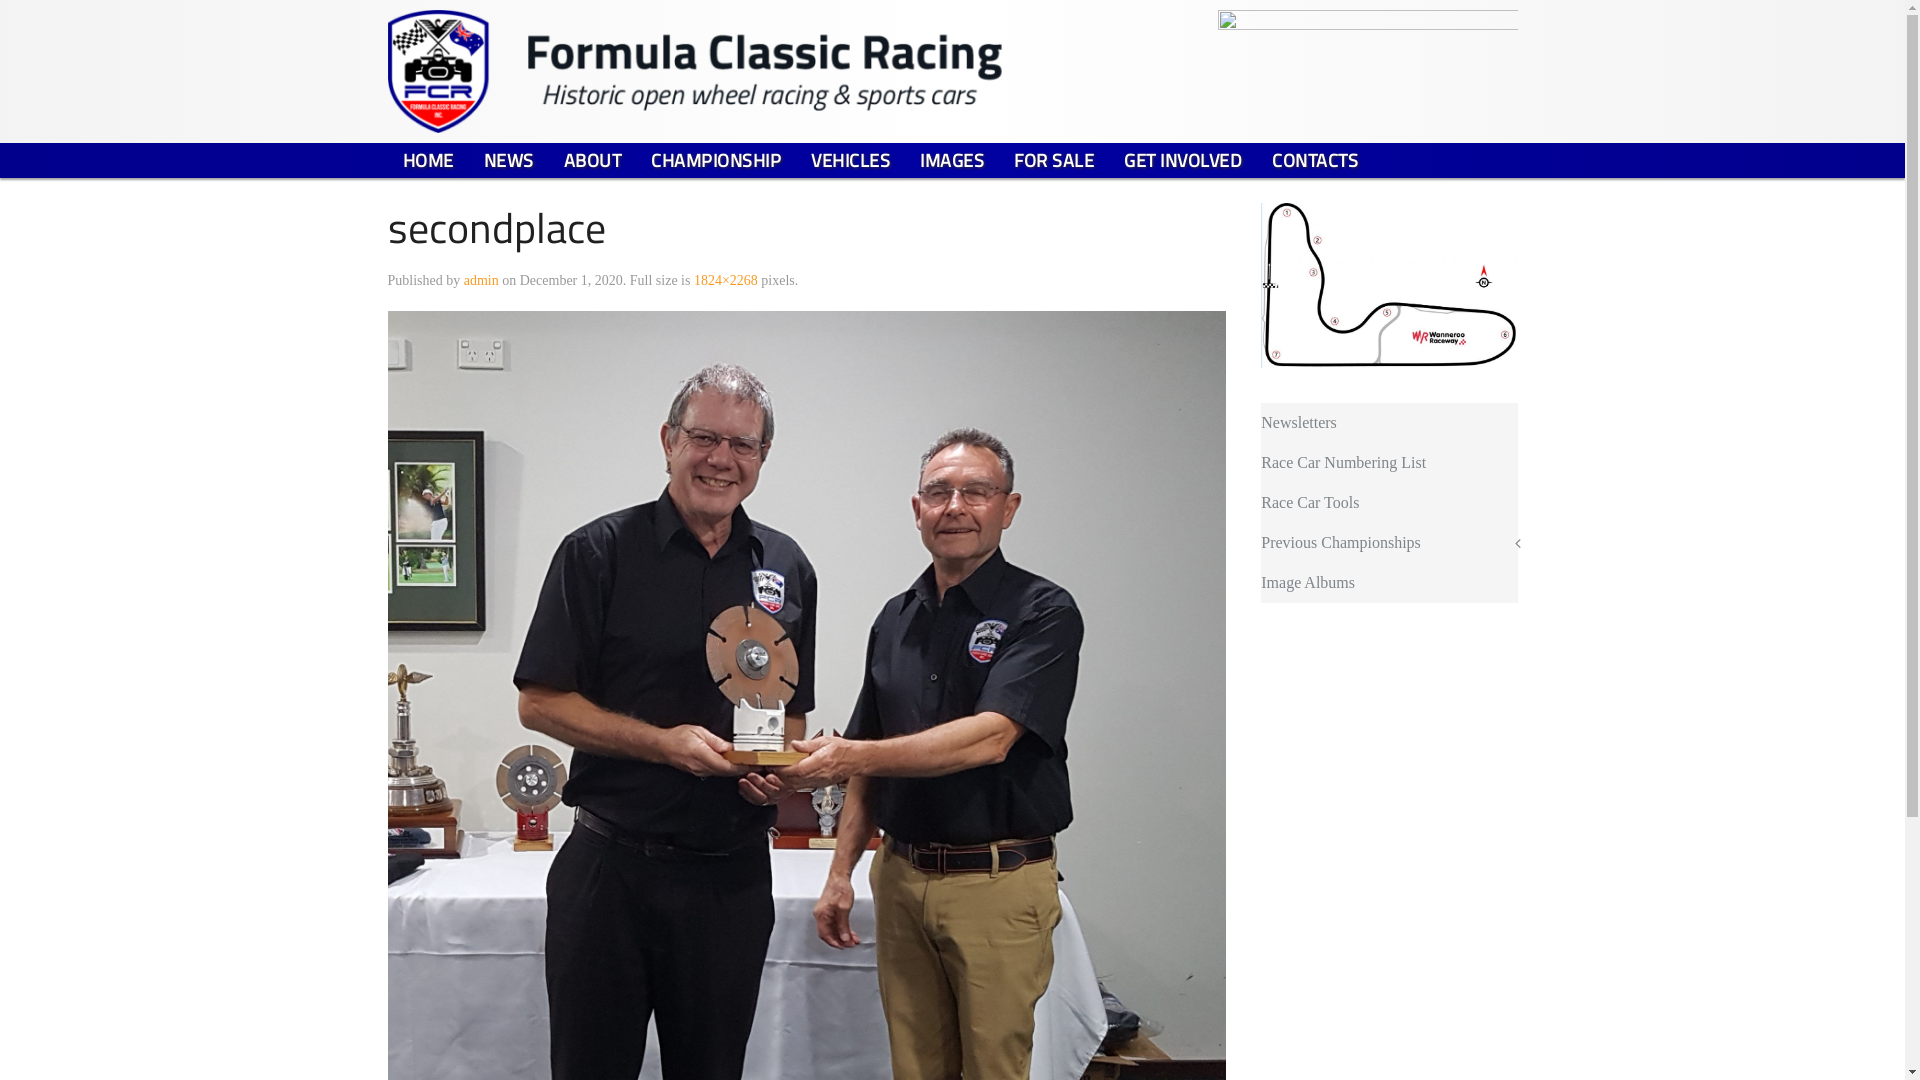 The image size is (1920, 1080). I want to click on 'Image Albums', so click(1387, 582).